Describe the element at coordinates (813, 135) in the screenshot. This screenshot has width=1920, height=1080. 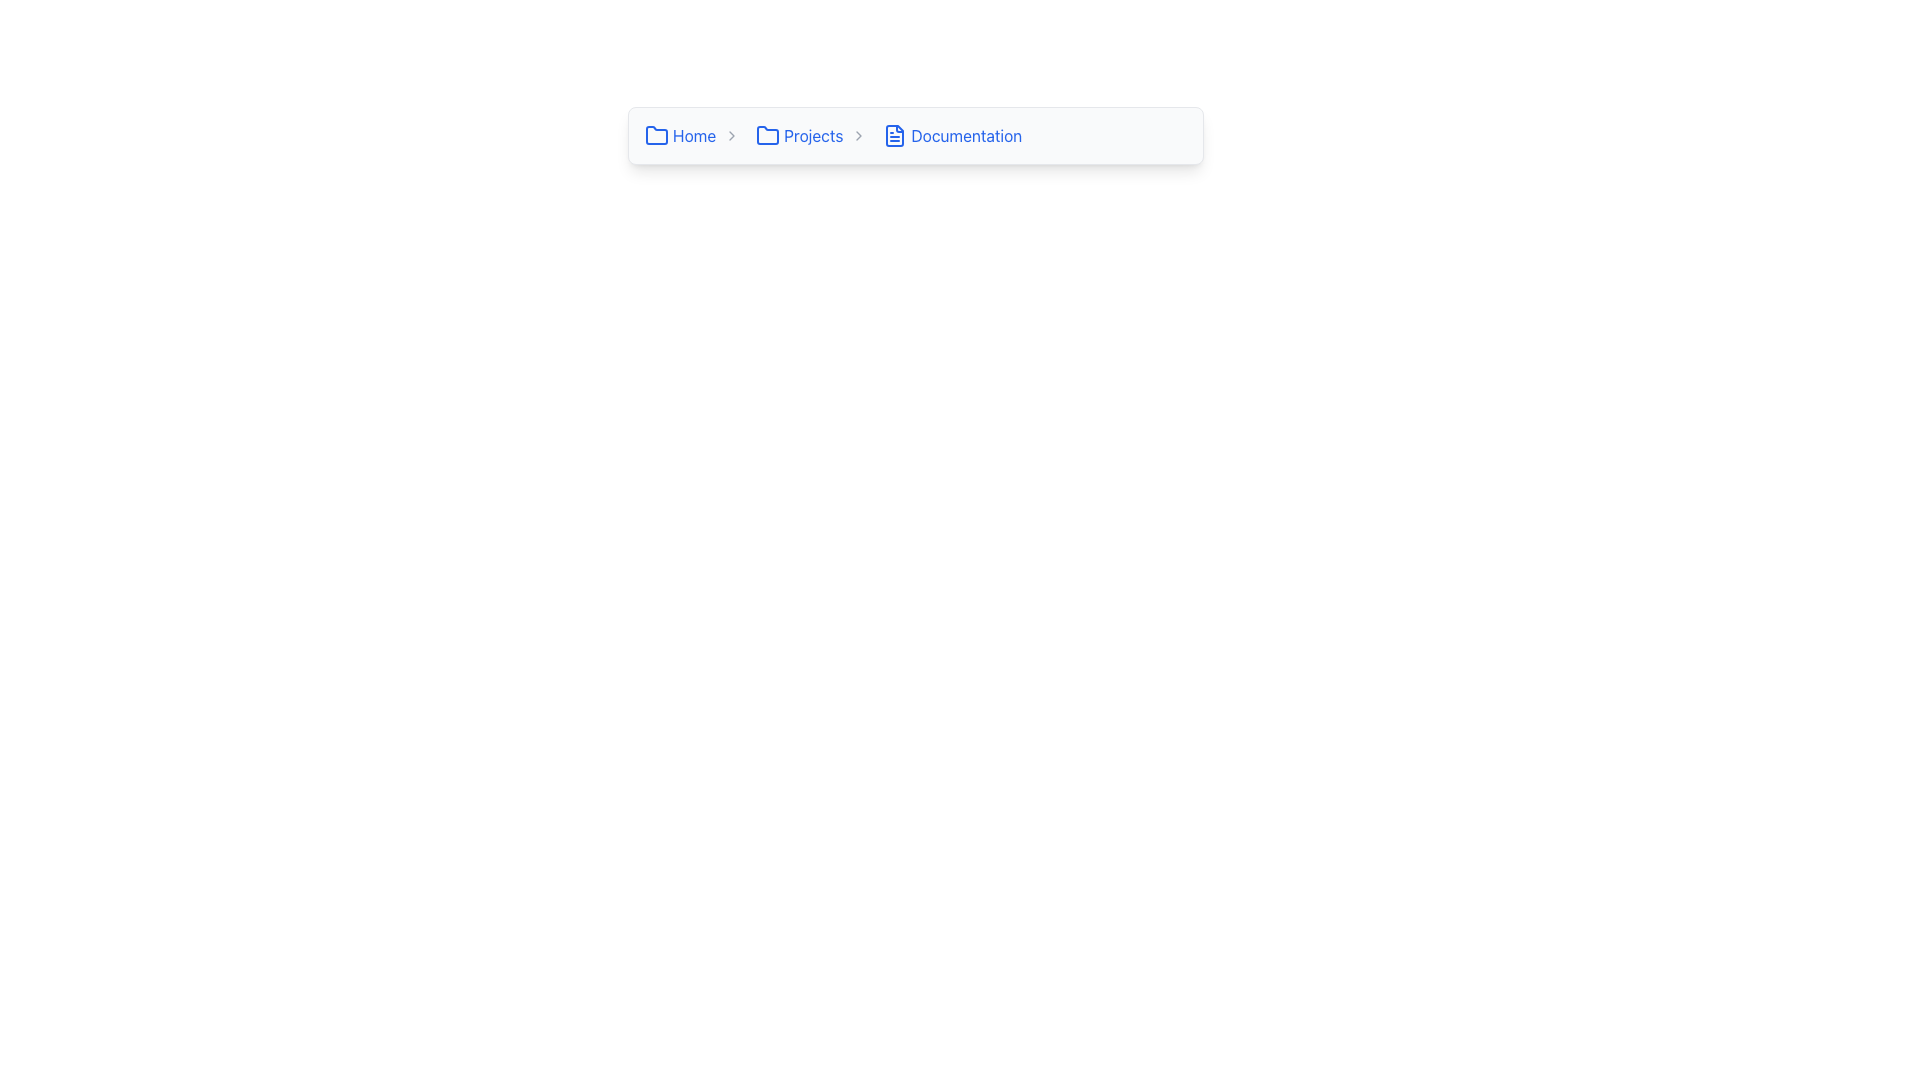
I see `the 'Projects' text link, which is a blue underlined text in the breadcrumb navigation, located between 'Home' and 'Documentation'` at that location.